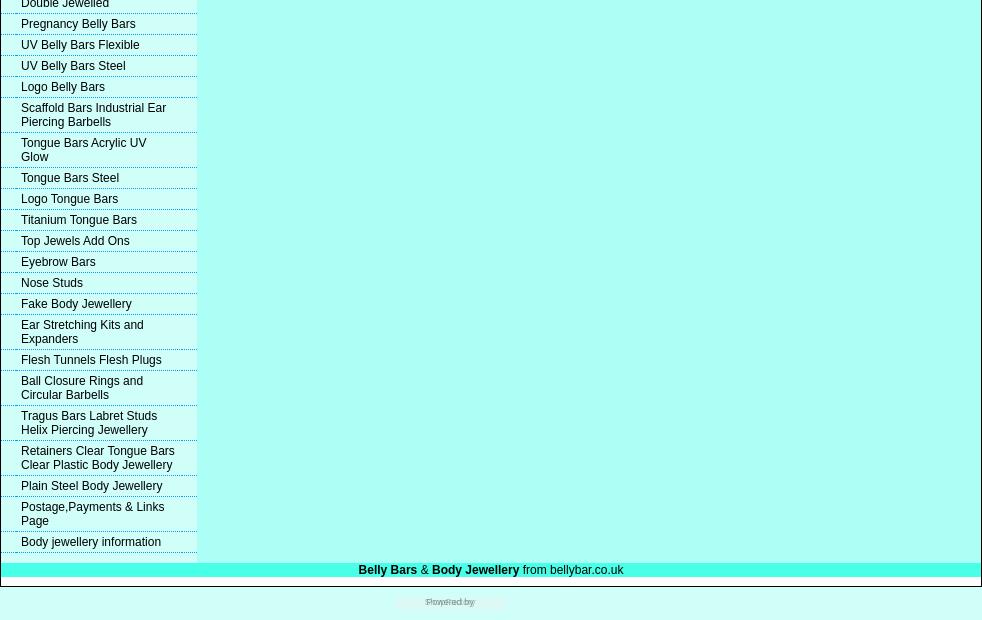 The height and width of the screenshot is (620, 982). I want to click on 'Tongue Bars Acrylic UV Glow', so click(82, 149).